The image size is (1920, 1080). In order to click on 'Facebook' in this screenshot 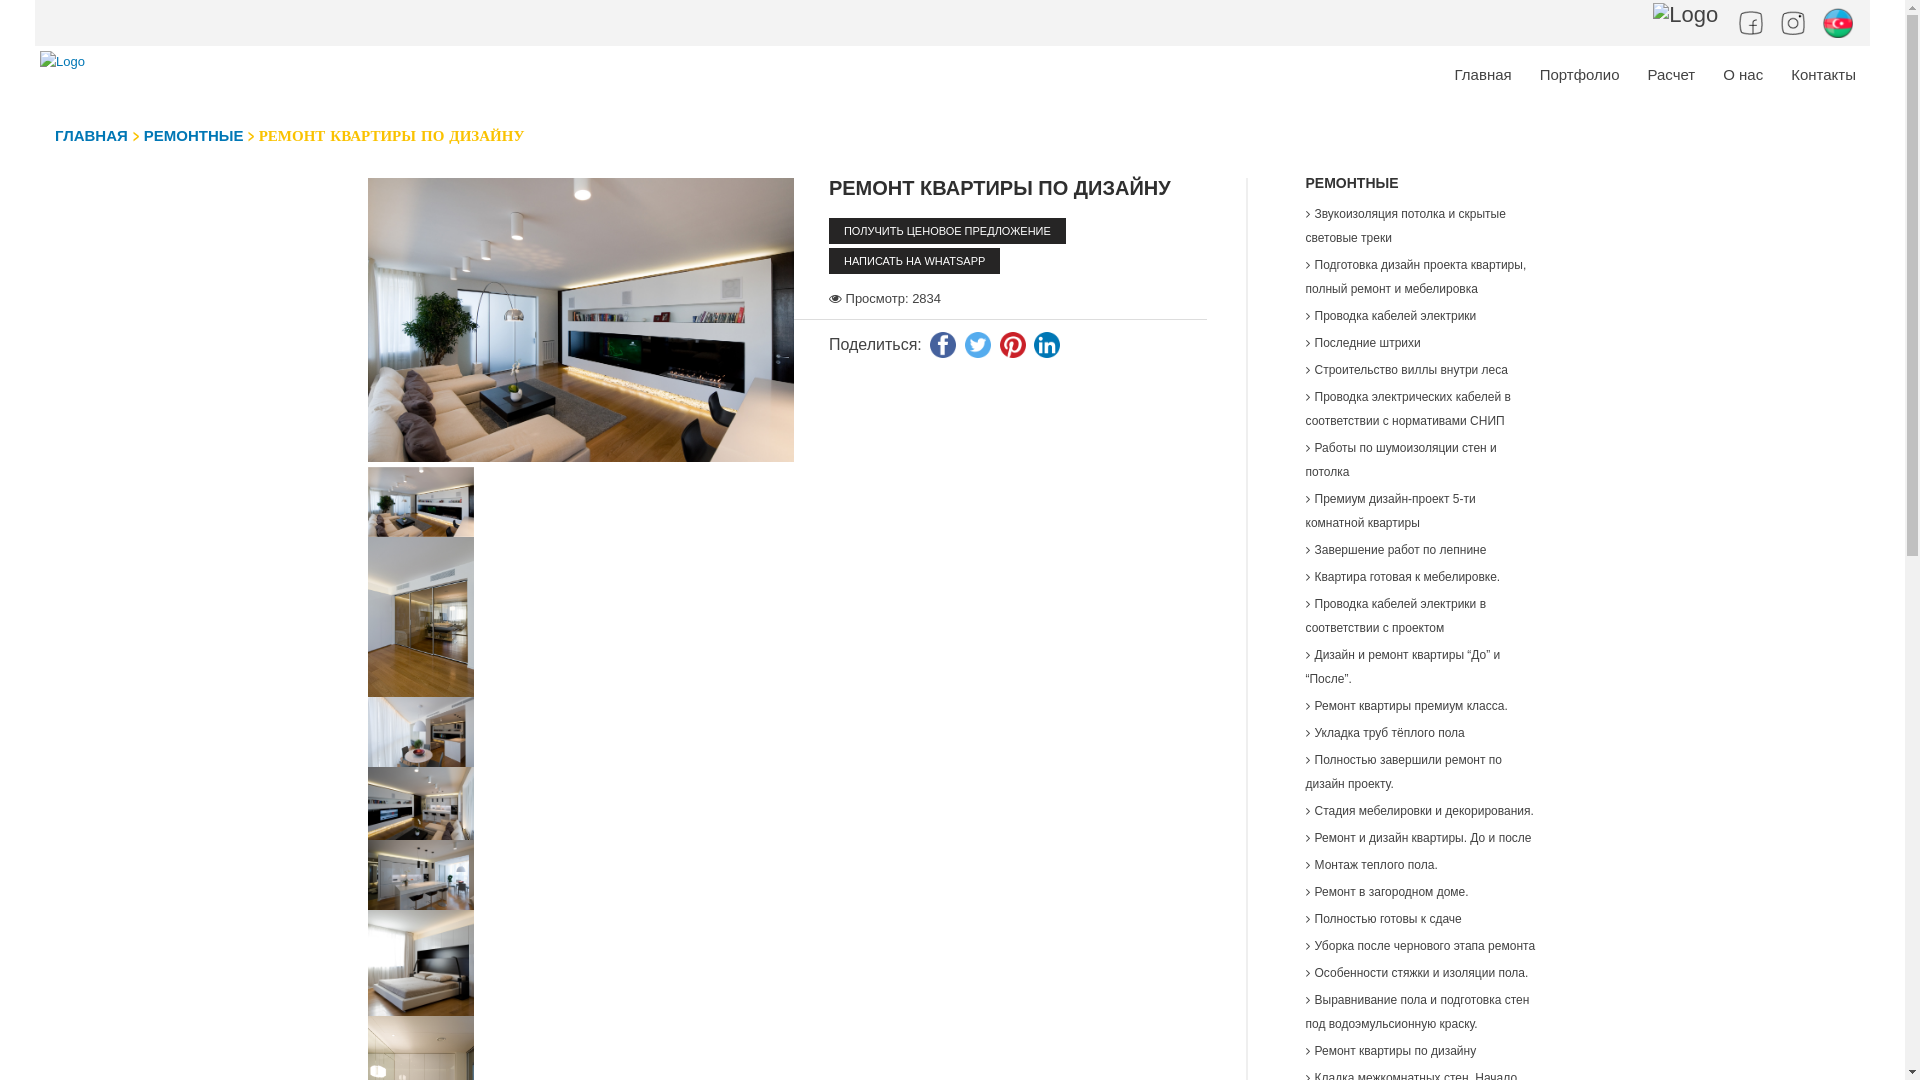, I will do `click(1752, 19)`.